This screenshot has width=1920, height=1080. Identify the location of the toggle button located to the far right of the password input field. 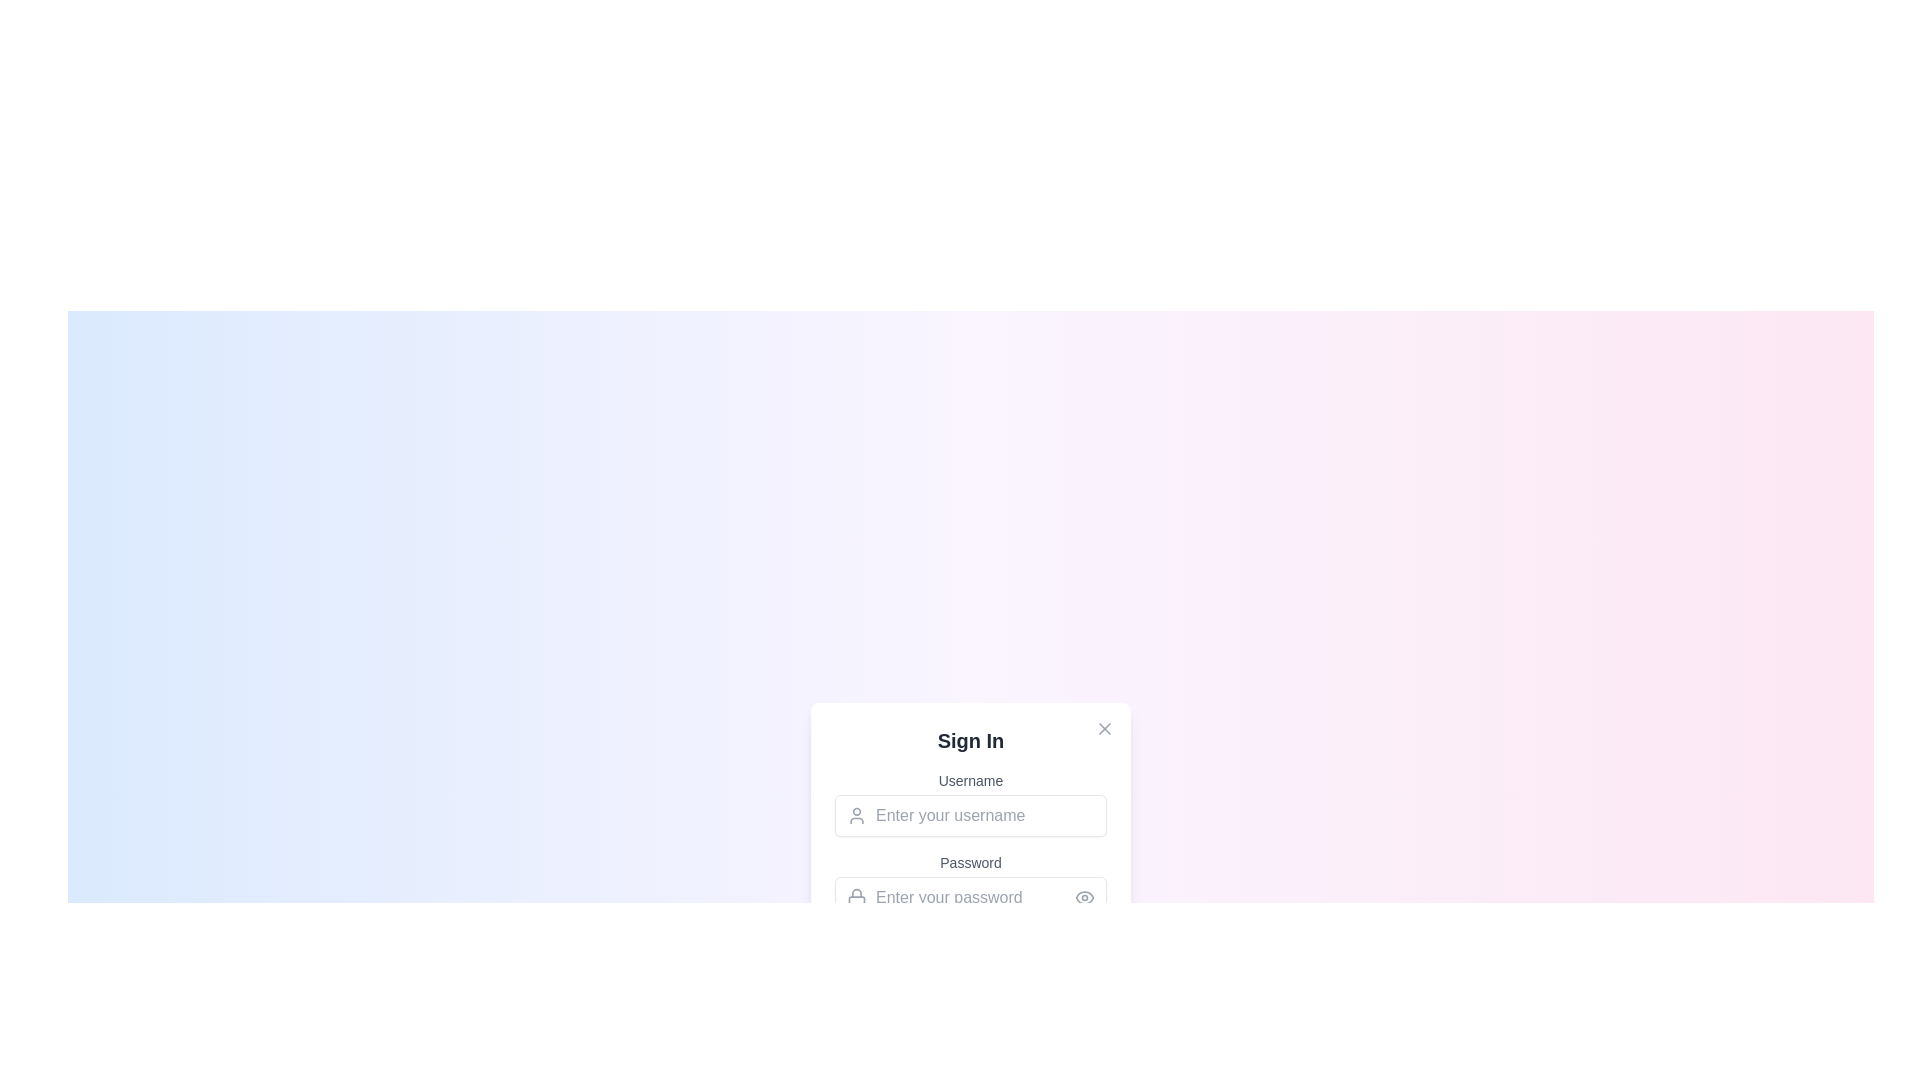
(1083, 897).